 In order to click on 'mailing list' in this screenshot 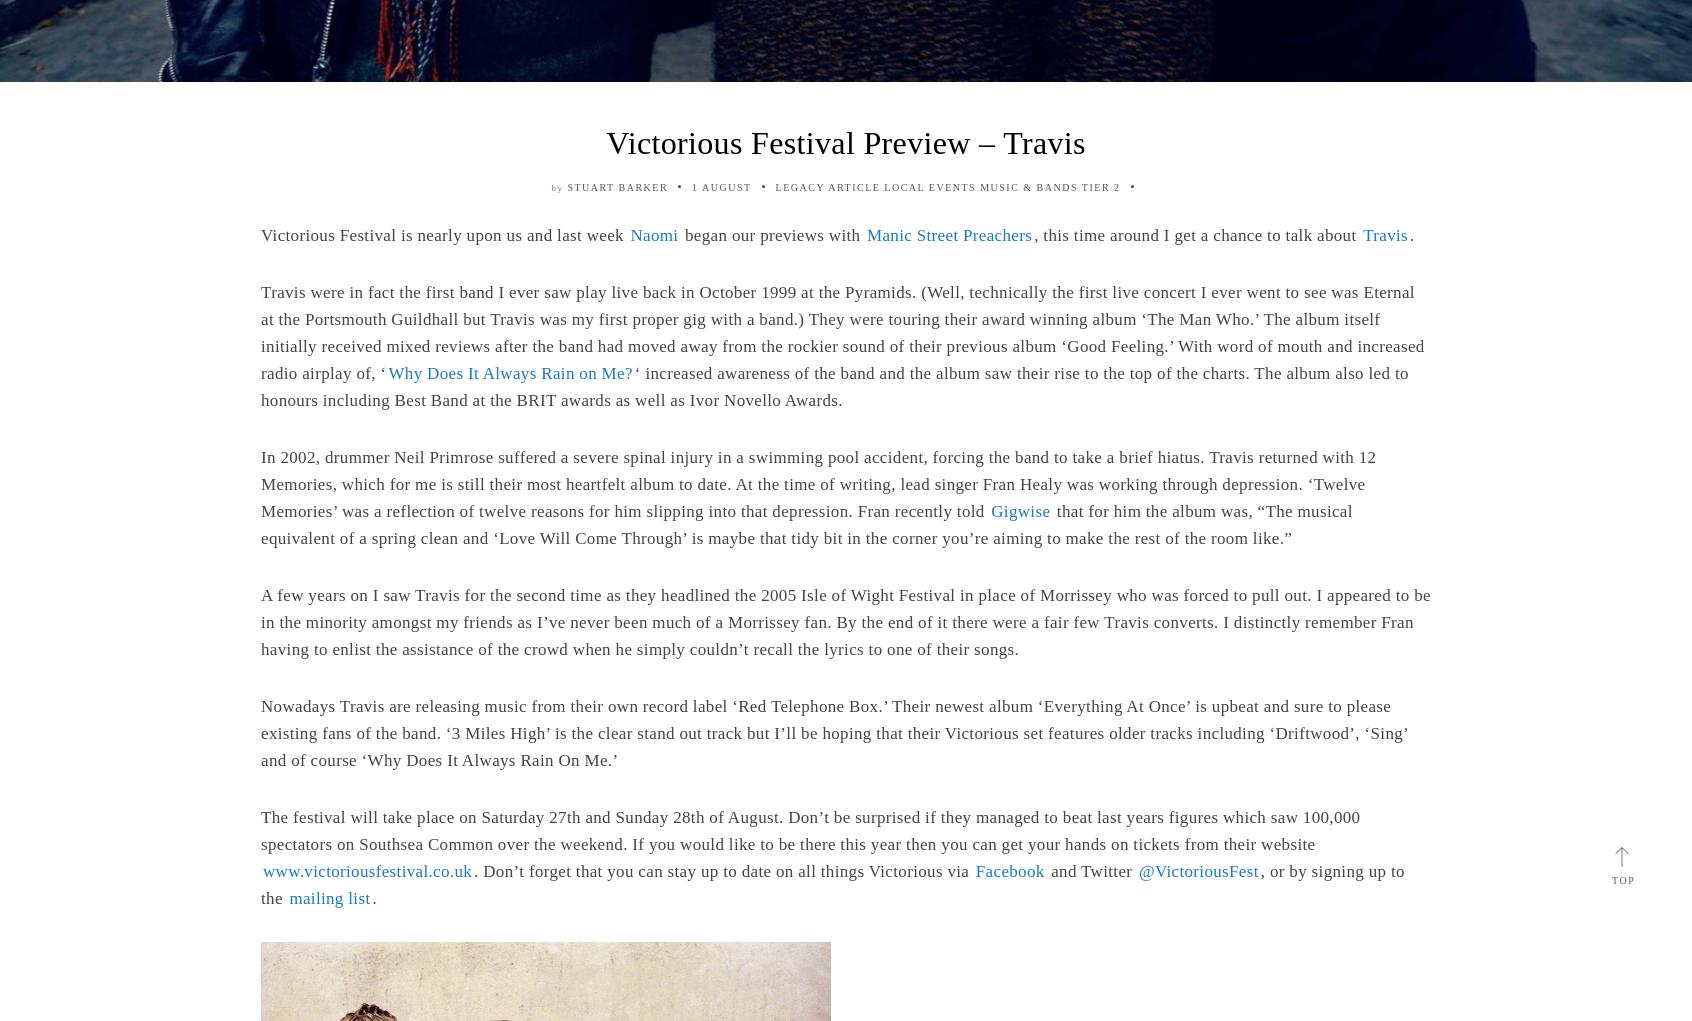, I will do `click(328, 897)`.